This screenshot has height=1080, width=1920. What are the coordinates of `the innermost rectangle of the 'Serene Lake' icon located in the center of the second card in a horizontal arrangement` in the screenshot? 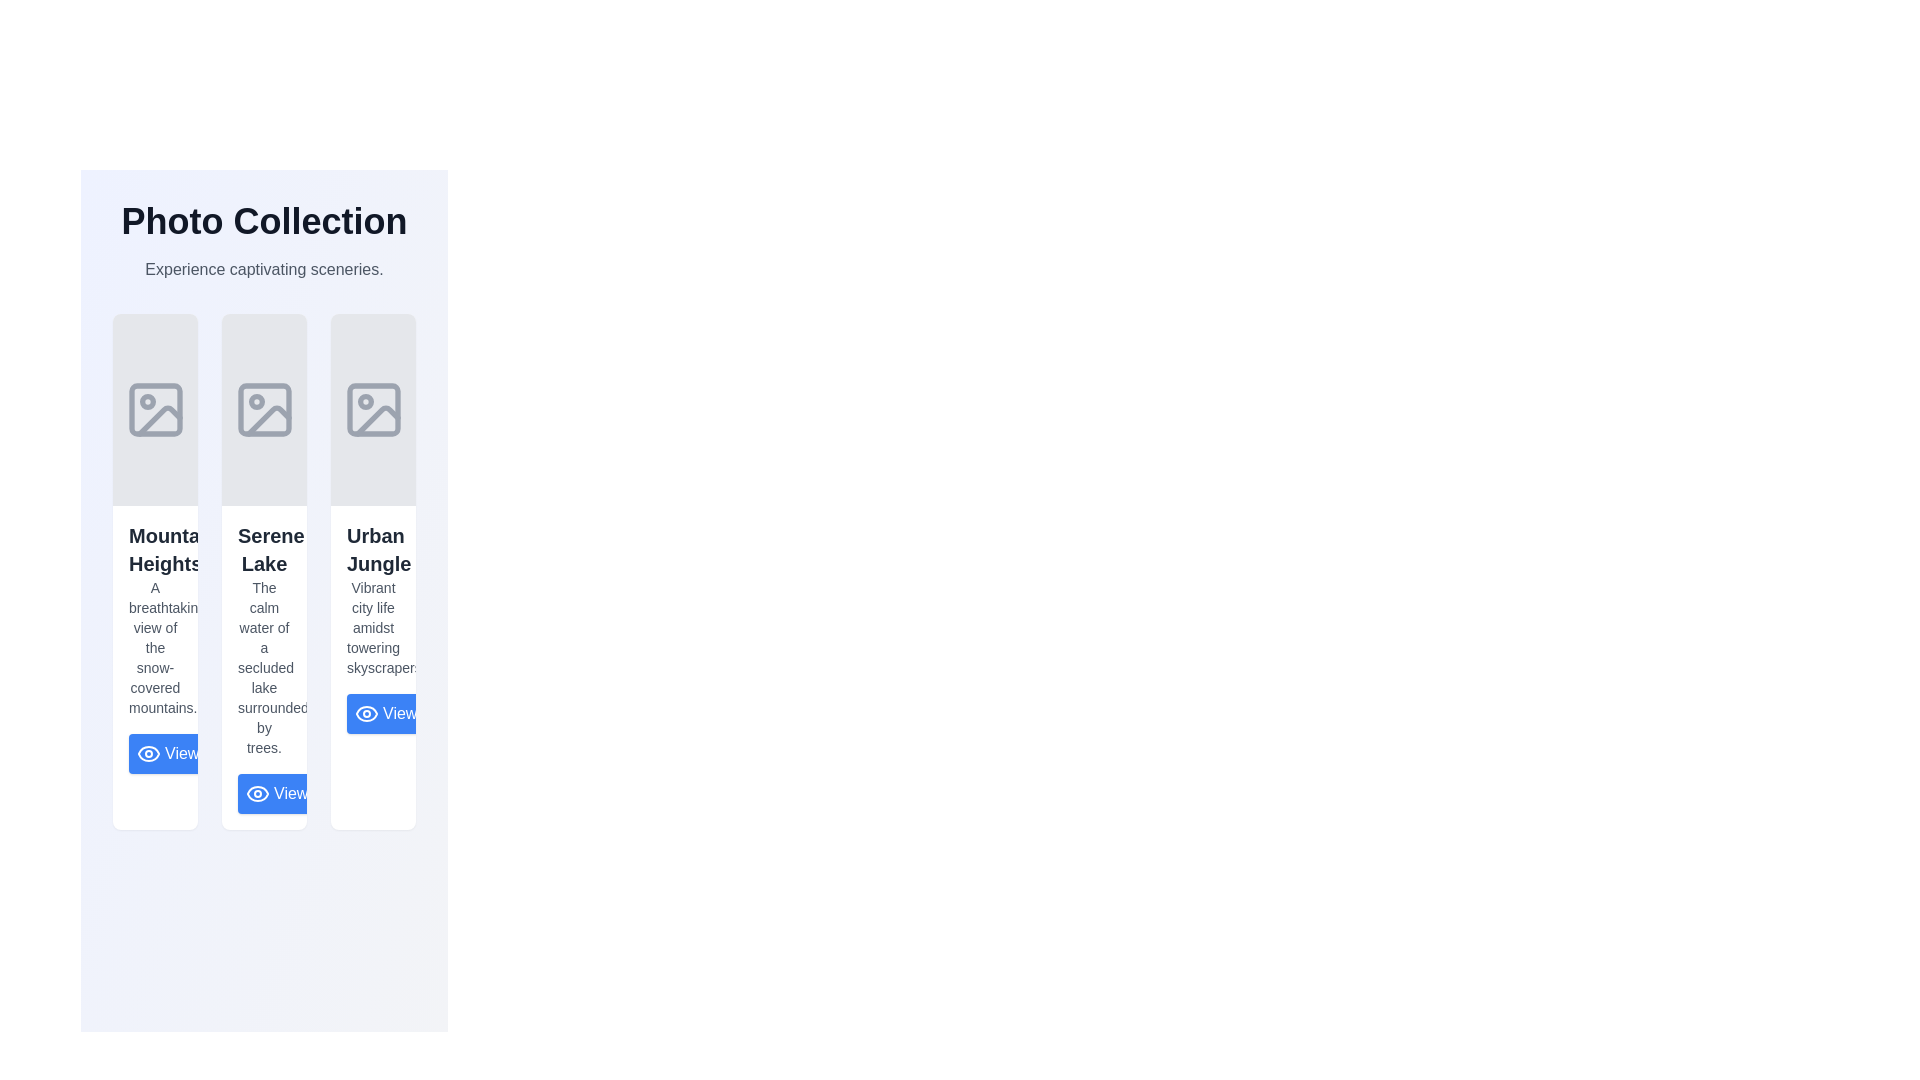 It's located at (263, 408).